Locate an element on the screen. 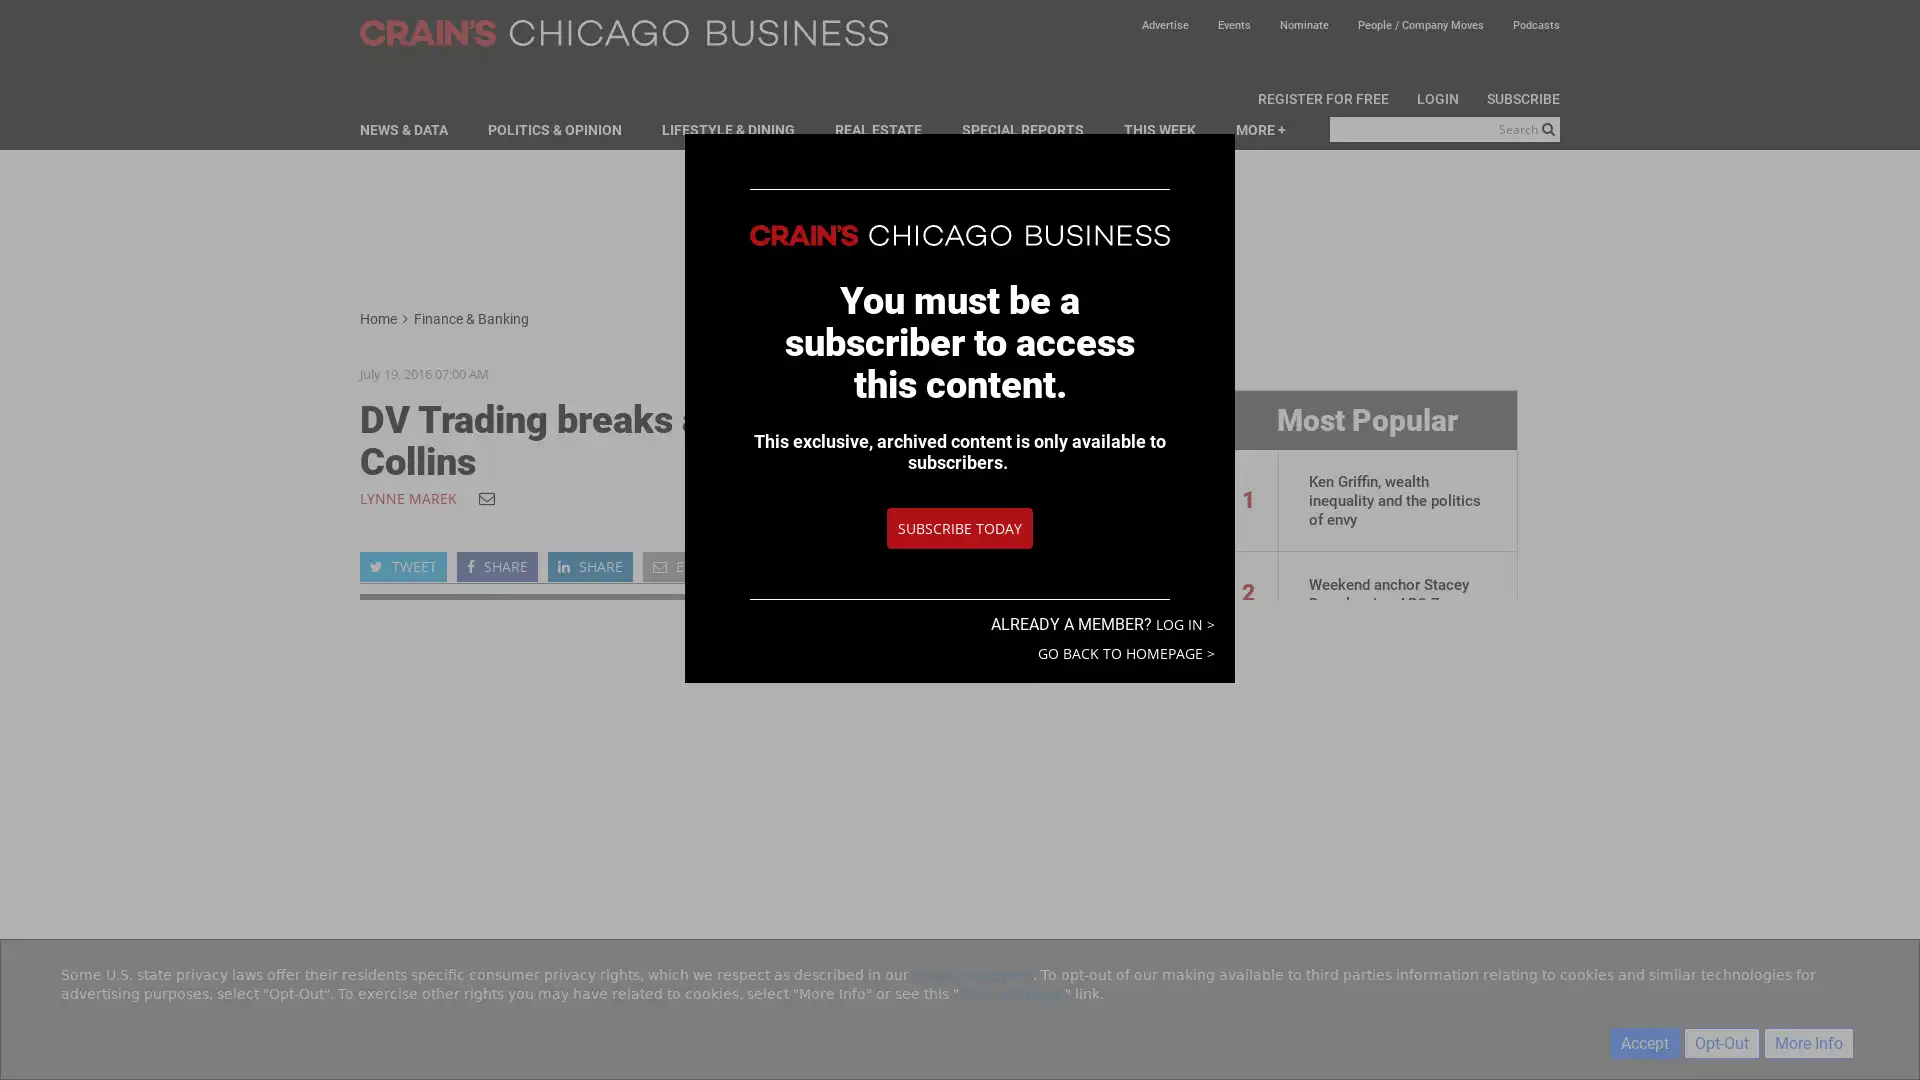 The height and width of the screenshot is (1080, 1920). Accept is located at coordinates (1645, 1042).